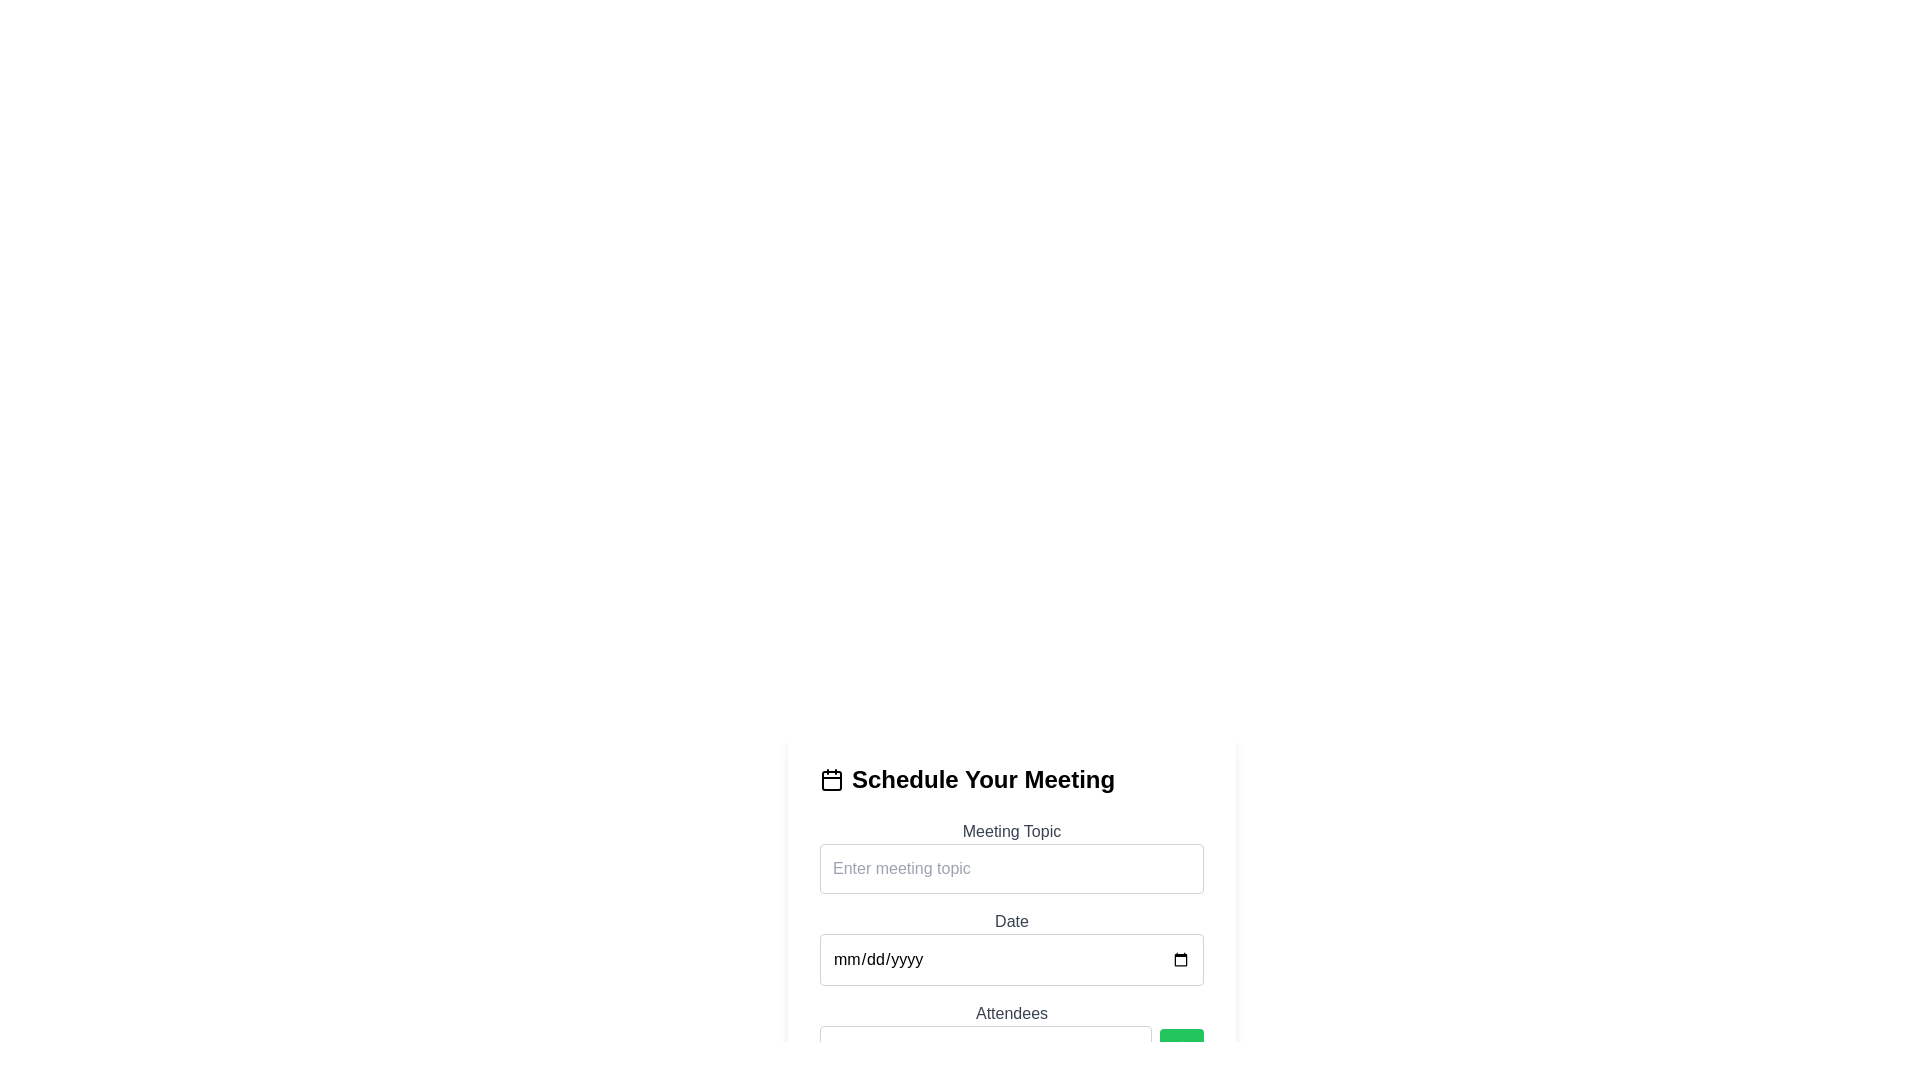  Describe the element at coordinates (1012, 778) in the screenshot. I see `the header text 'Schedule Your Meeting' which is prominently styled with bold and large black text and has a calendar icon to its left, positioned at the top of the form layout` at that location.